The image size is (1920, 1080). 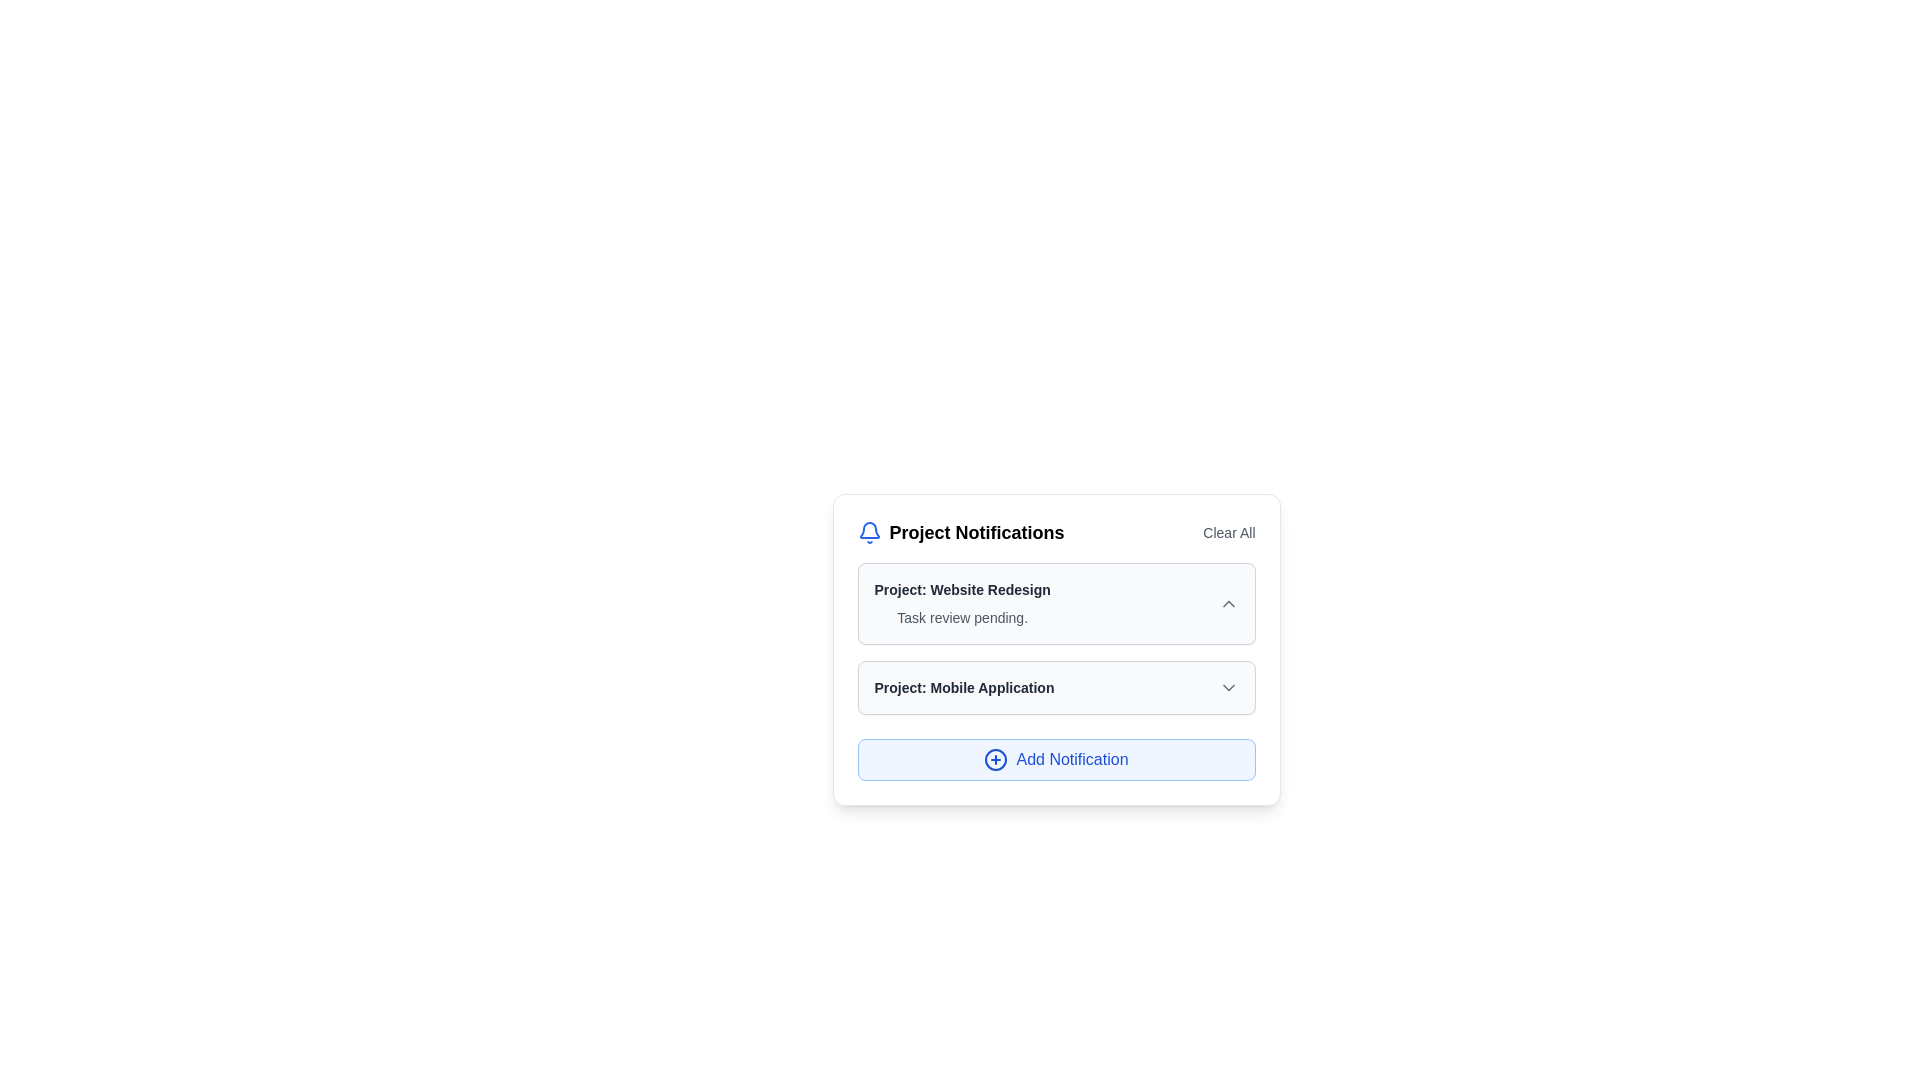 I want to click on the Interactive notification item titled 'Project: Website Redesign', so click(x=1055, y=603).